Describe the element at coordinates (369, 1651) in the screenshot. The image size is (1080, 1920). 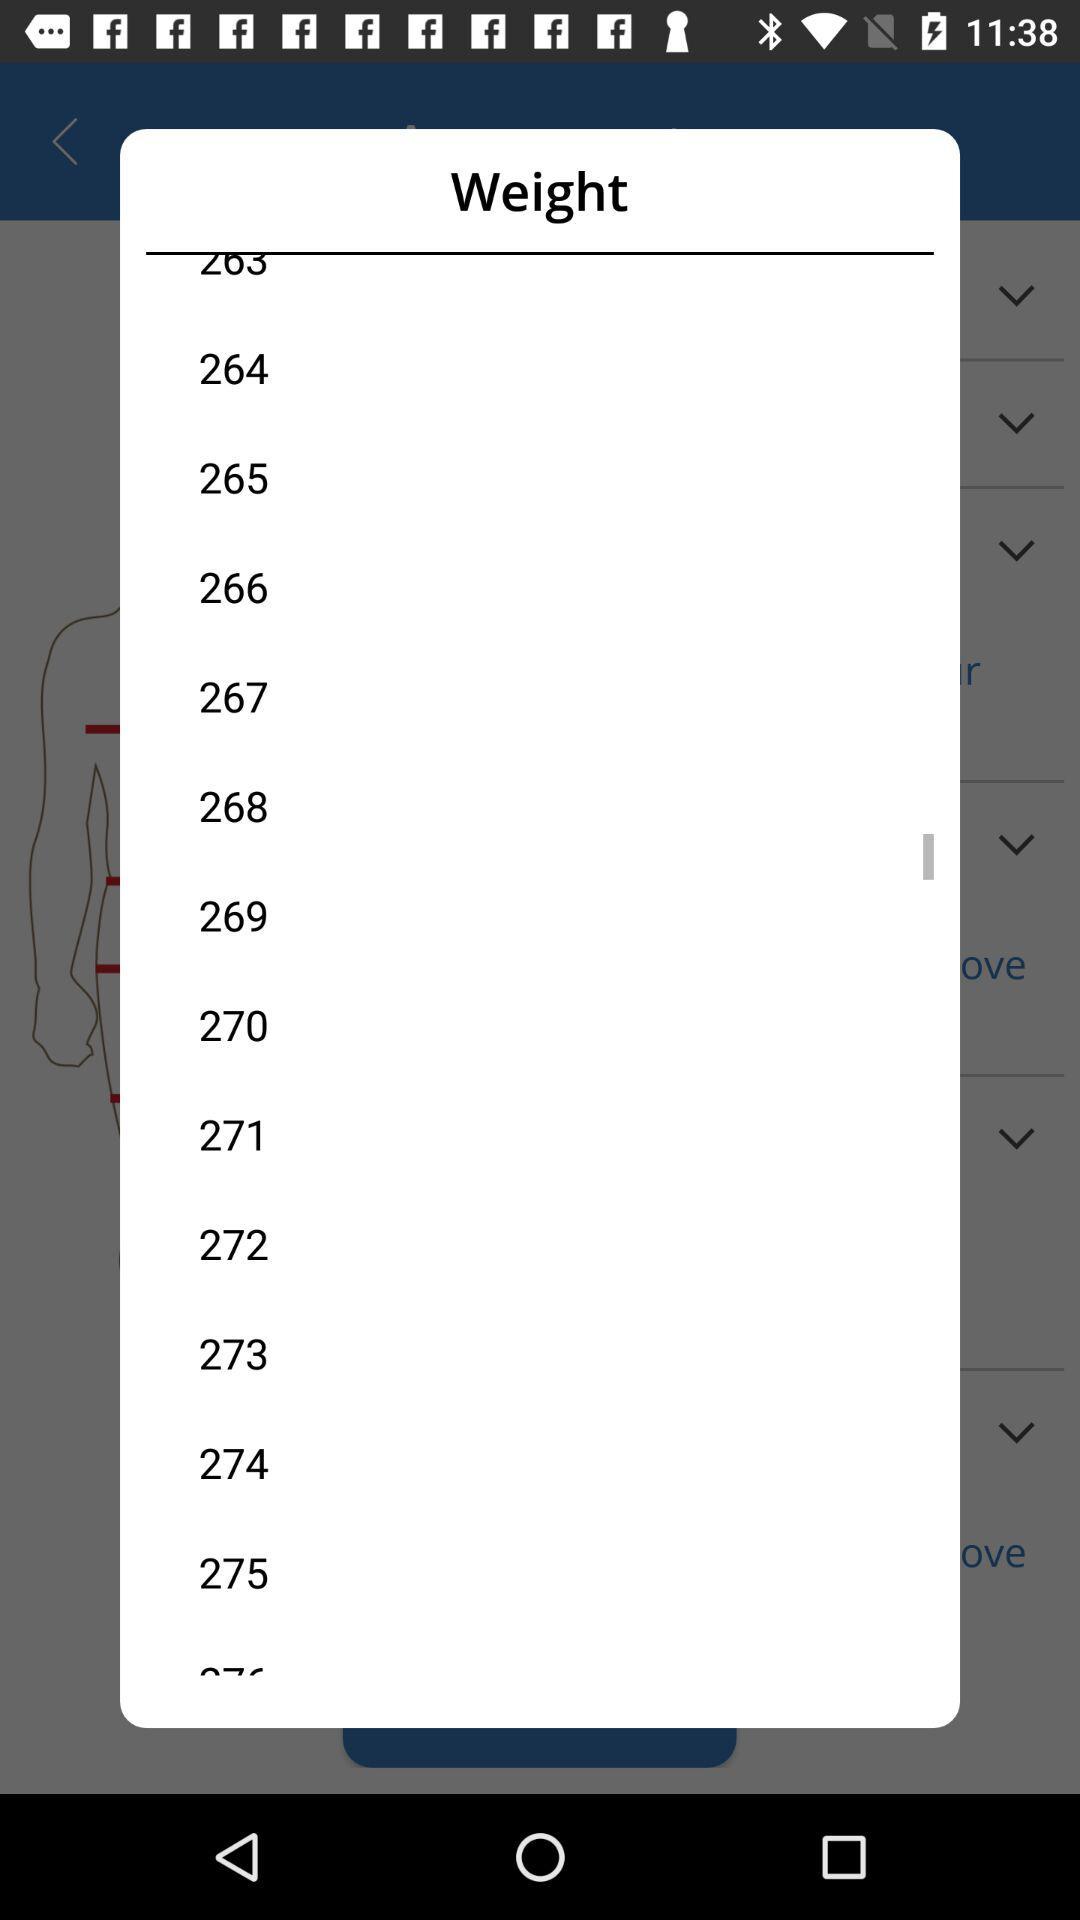
I see `276` at that location.